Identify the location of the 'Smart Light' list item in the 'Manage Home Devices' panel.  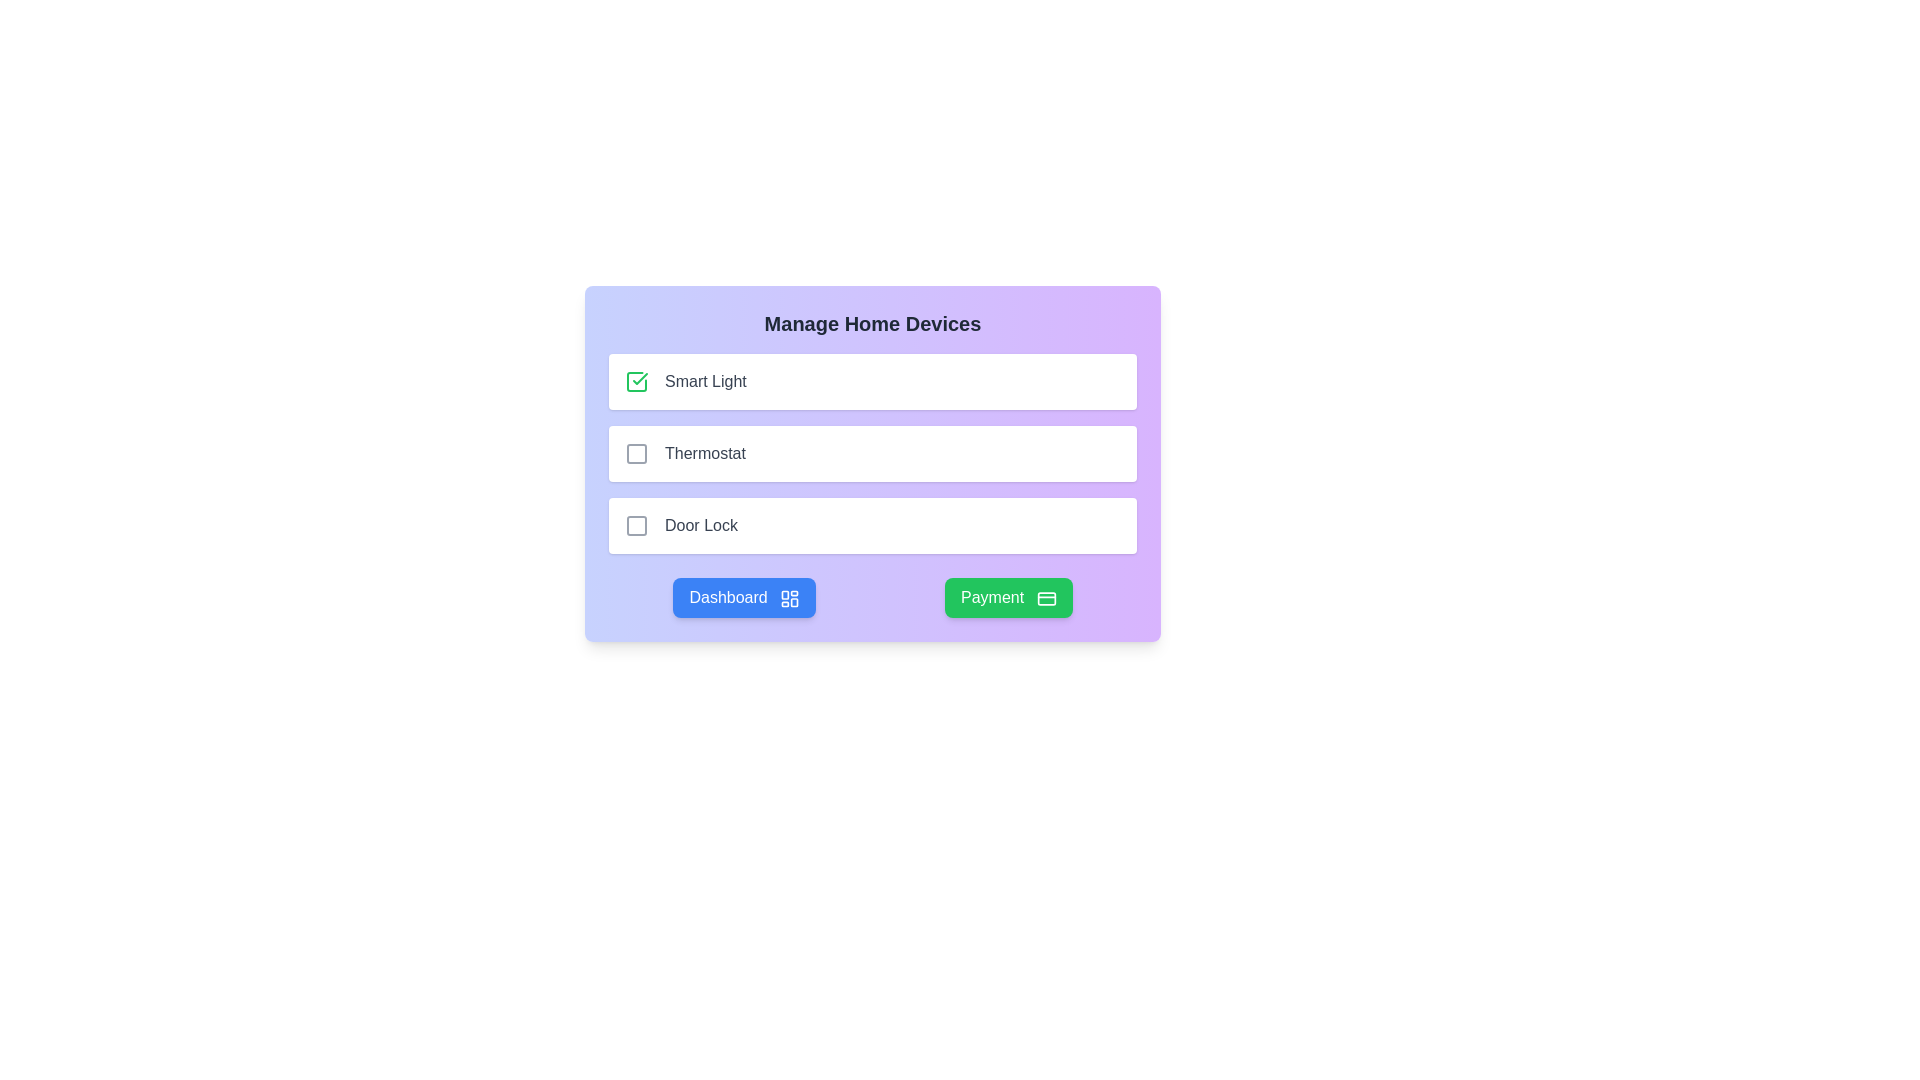
(873, 381).